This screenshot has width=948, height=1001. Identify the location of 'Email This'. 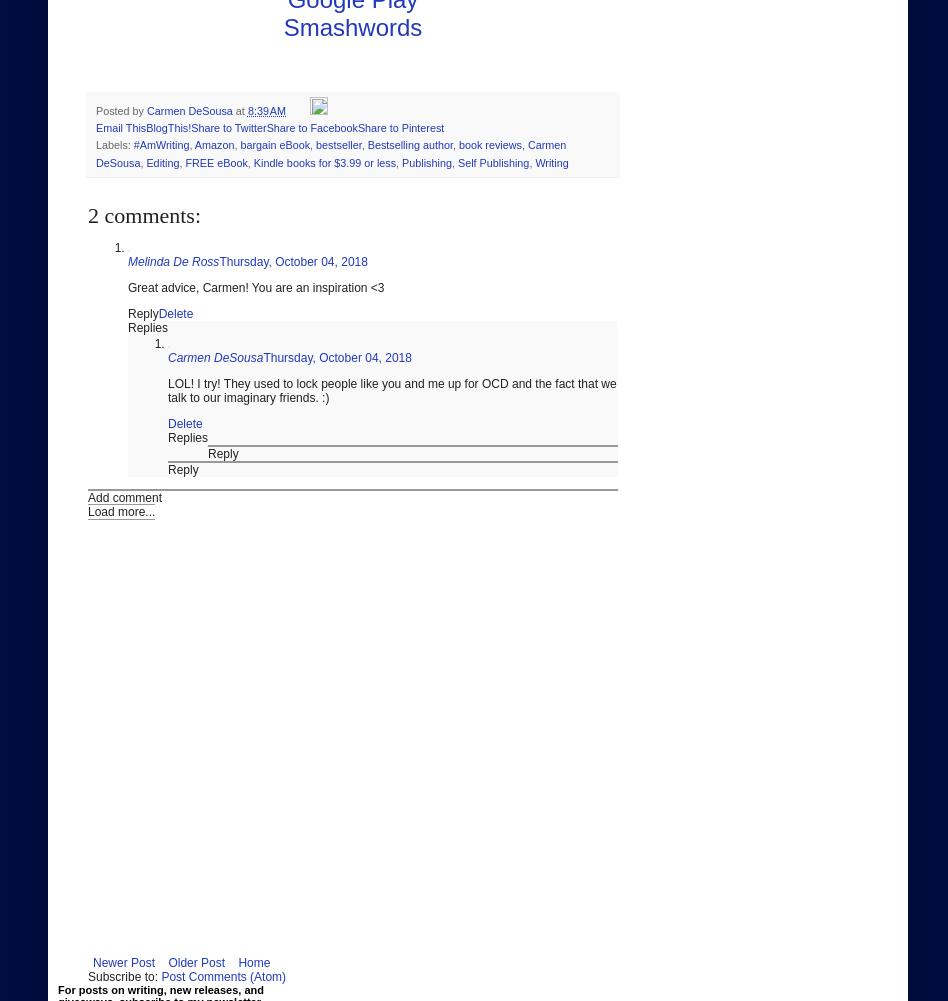
(119, 127).